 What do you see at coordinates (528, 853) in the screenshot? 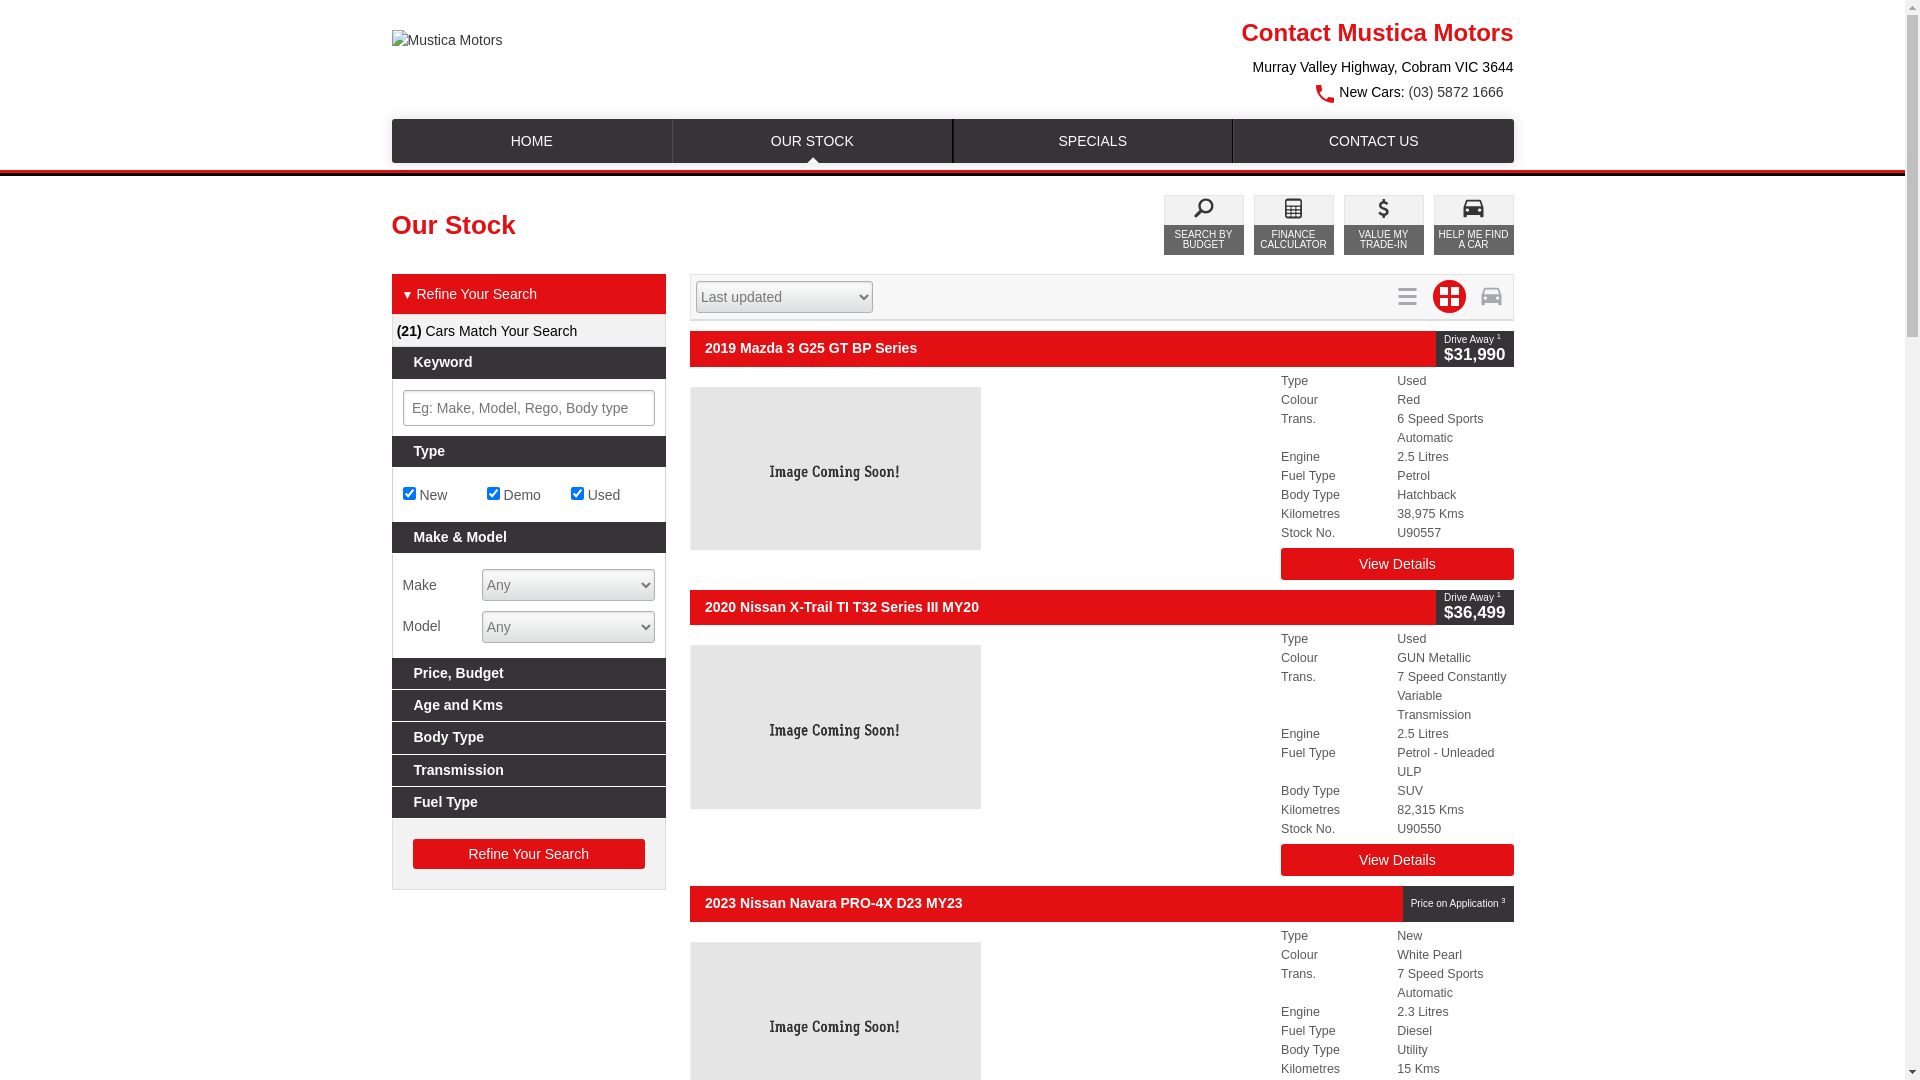
I see `'Refine Your Search'` at bounding box center [528, 853].